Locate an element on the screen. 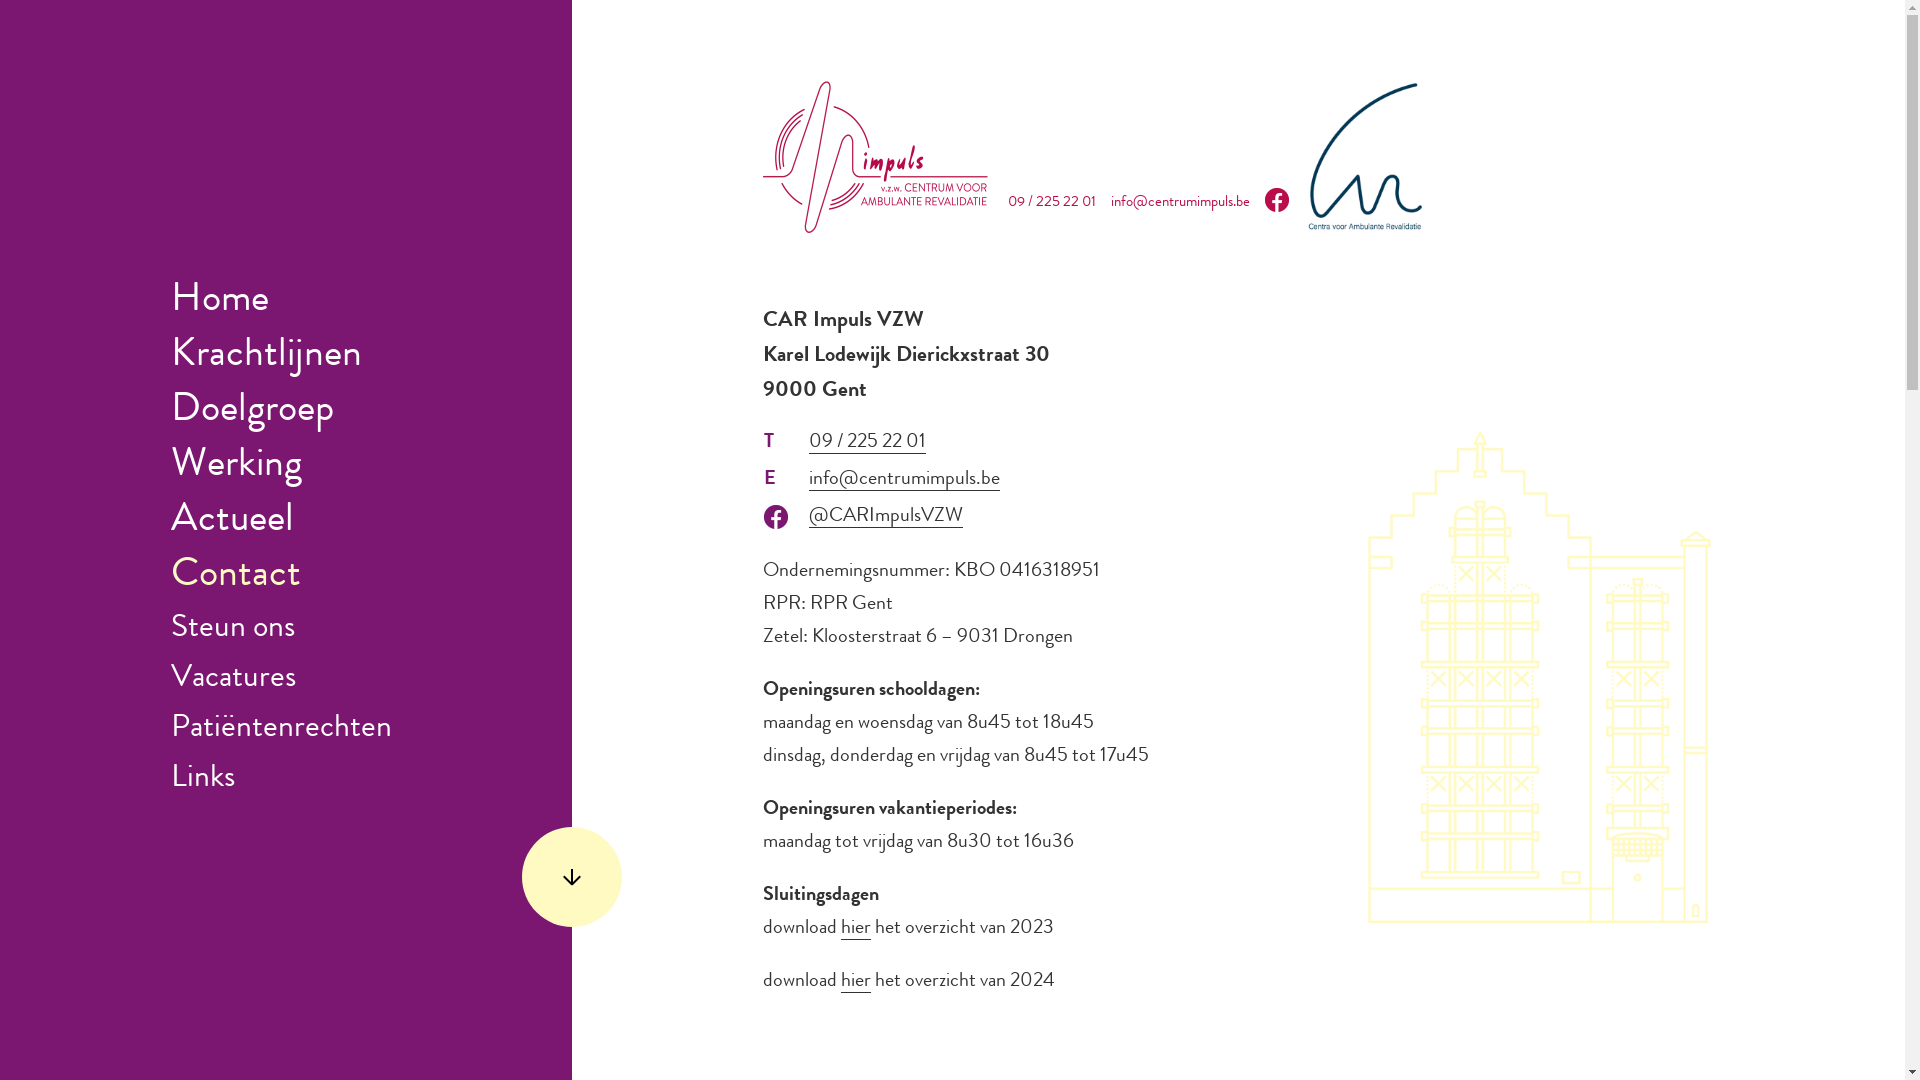 The image size is (1920, 1080). 'Vacatures' is located at coordinates (233, 678).